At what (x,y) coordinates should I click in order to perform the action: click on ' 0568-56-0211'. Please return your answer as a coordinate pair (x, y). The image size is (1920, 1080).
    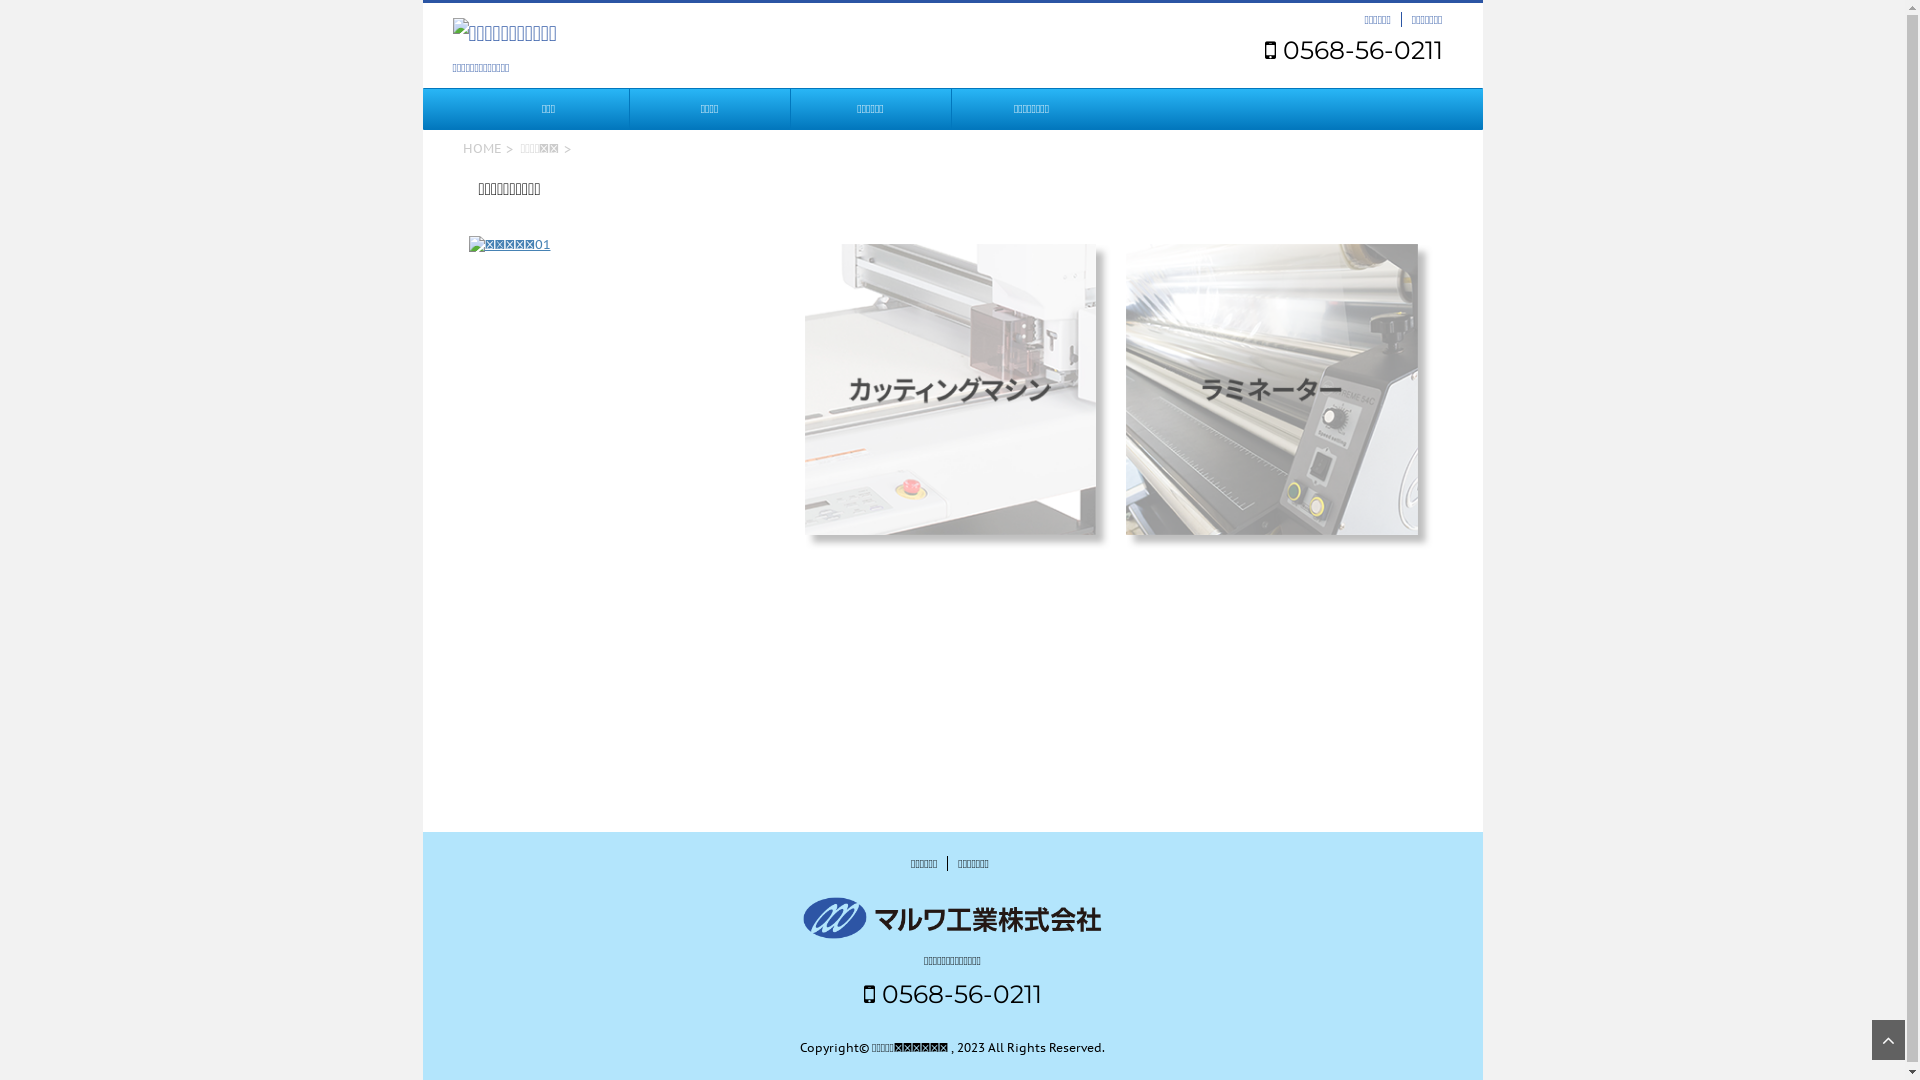
    Looking at the image, I should click on (952, 994).